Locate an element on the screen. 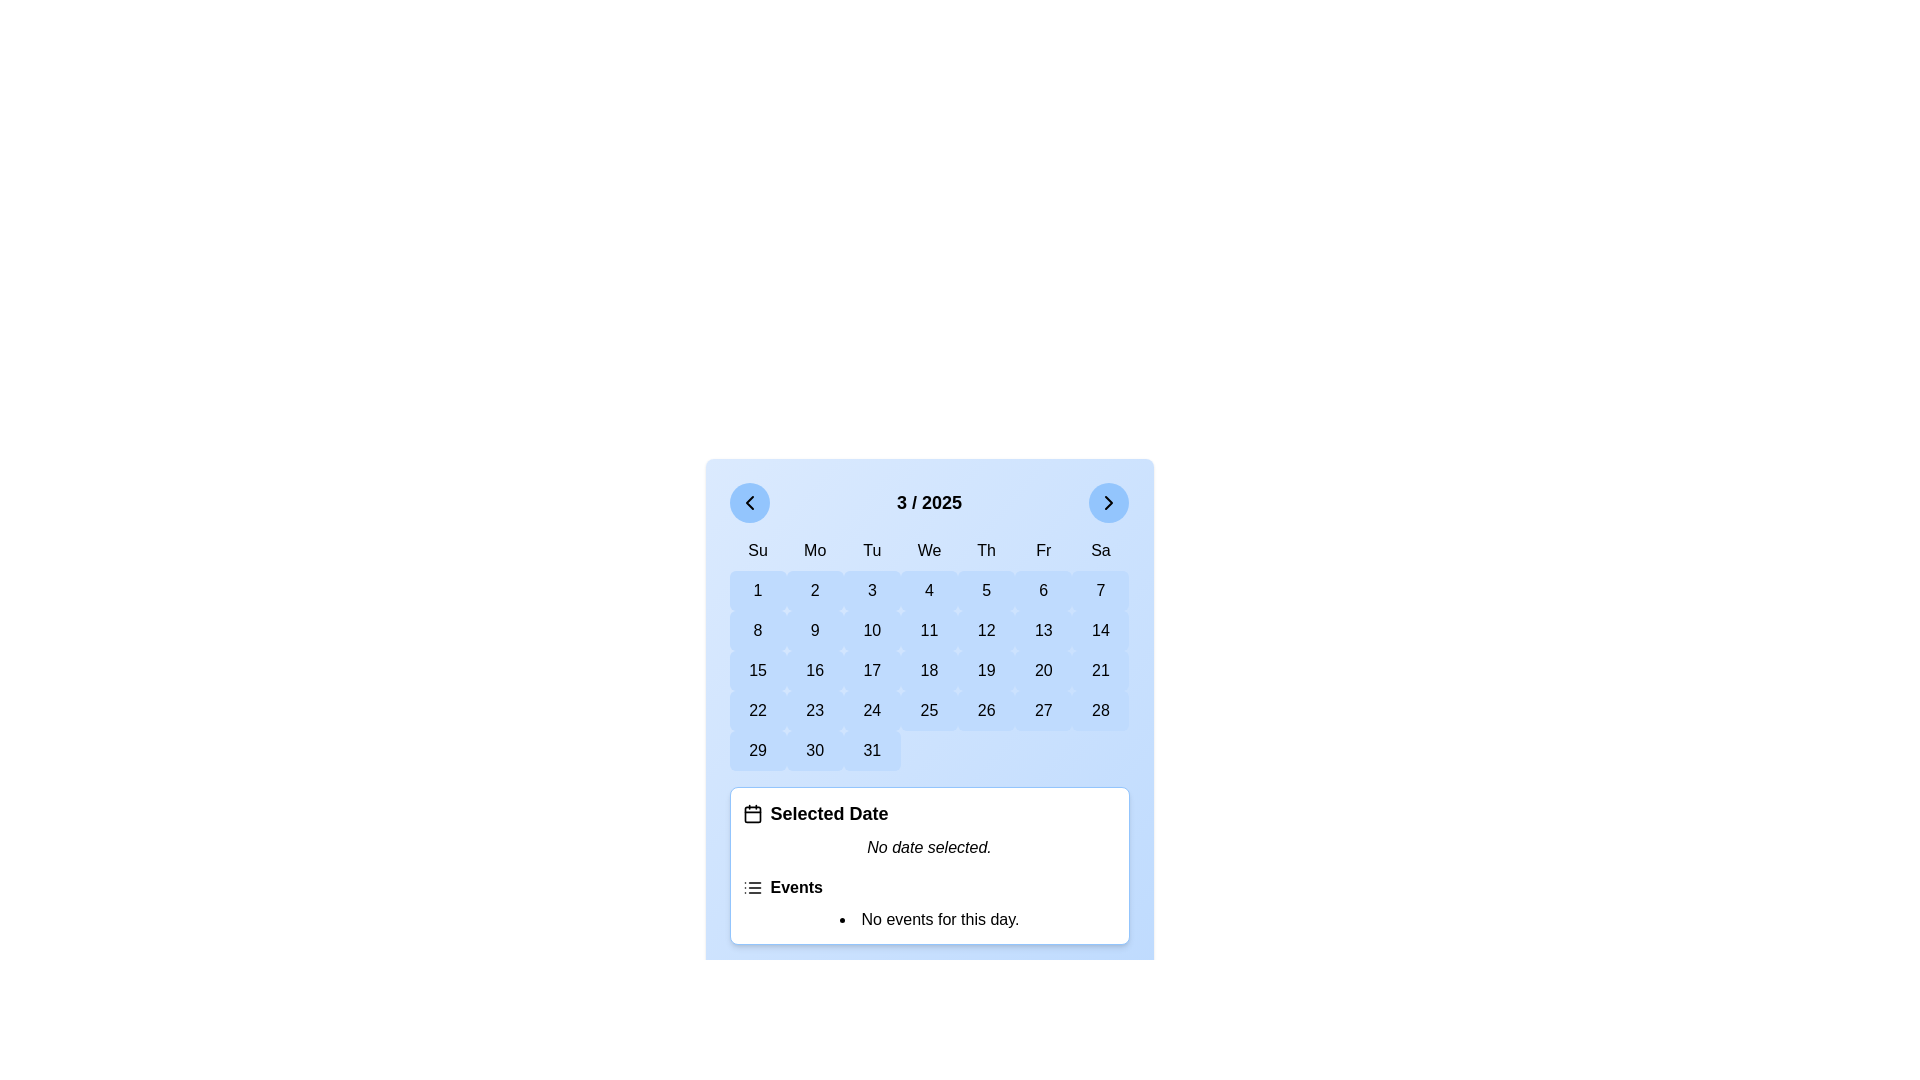 The image size is (1920, 1080). the static text label 'Su' which is the first column in a grid of weekday abbreviations, styled with a medium-sized font and a solid light blue background is located at coordinates (757, 551).